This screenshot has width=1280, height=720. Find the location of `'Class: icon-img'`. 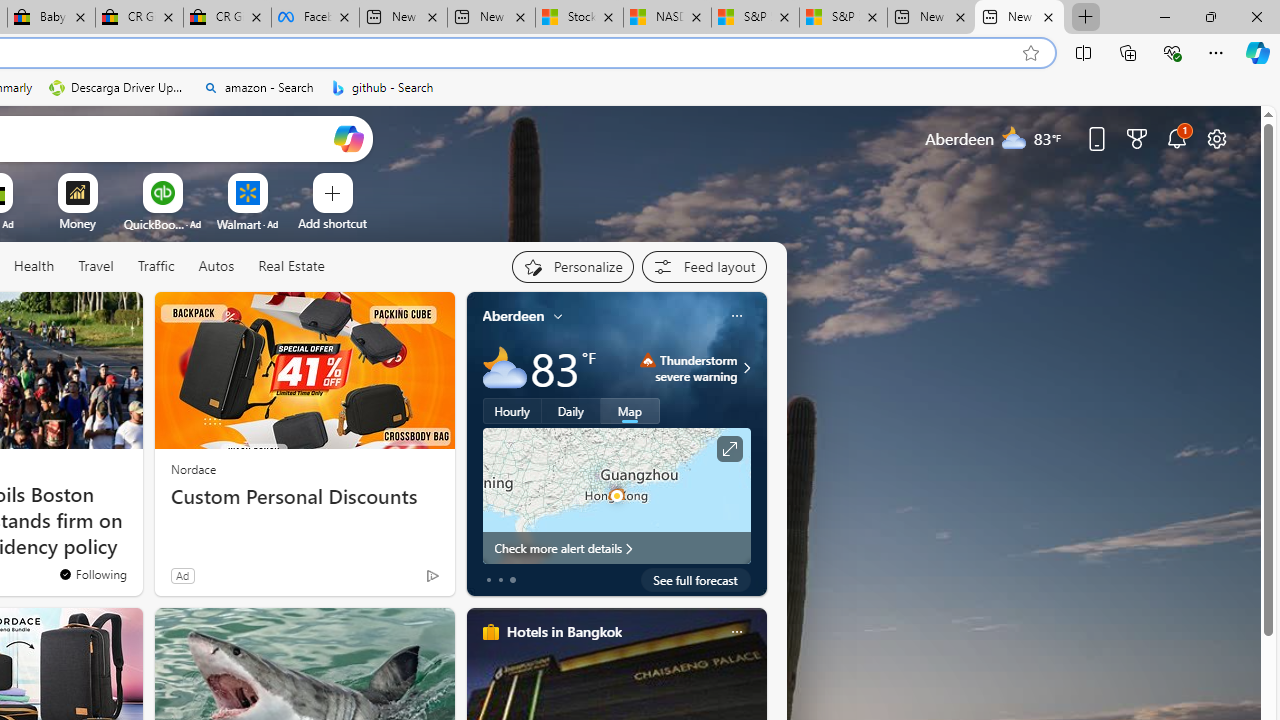

'Class: icon-img' is located at coordinates (735, 632).